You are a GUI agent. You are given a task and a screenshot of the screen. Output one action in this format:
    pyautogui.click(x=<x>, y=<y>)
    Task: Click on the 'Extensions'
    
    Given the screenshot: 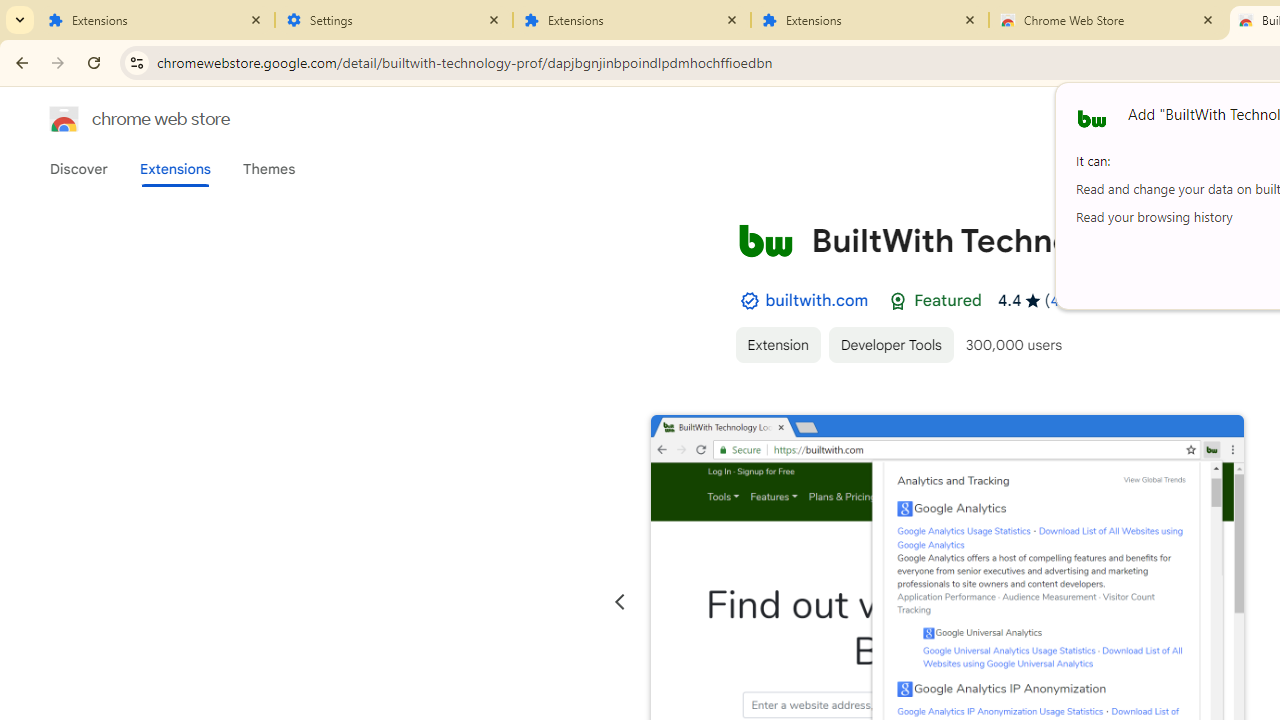 What is the action you would take?
    pyautogui.click(x=155, y=20)
    